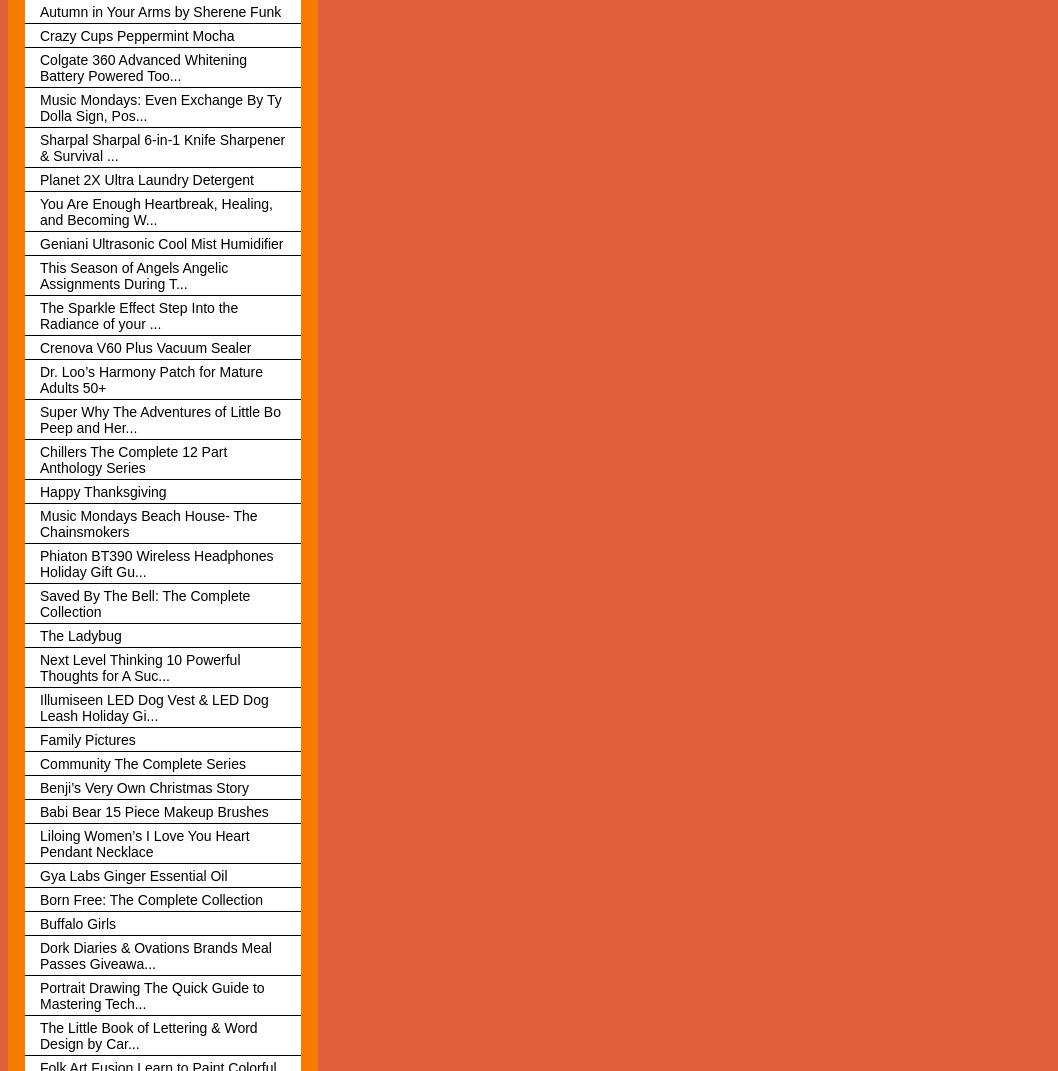 This screenshot has width=1058, height=1071. What do you see at coordinates (143, 842) in the screenshot?
I see `'Liloing Women’s I Love You Heart Pendant Necklace'` at bounding box center [143, 842].